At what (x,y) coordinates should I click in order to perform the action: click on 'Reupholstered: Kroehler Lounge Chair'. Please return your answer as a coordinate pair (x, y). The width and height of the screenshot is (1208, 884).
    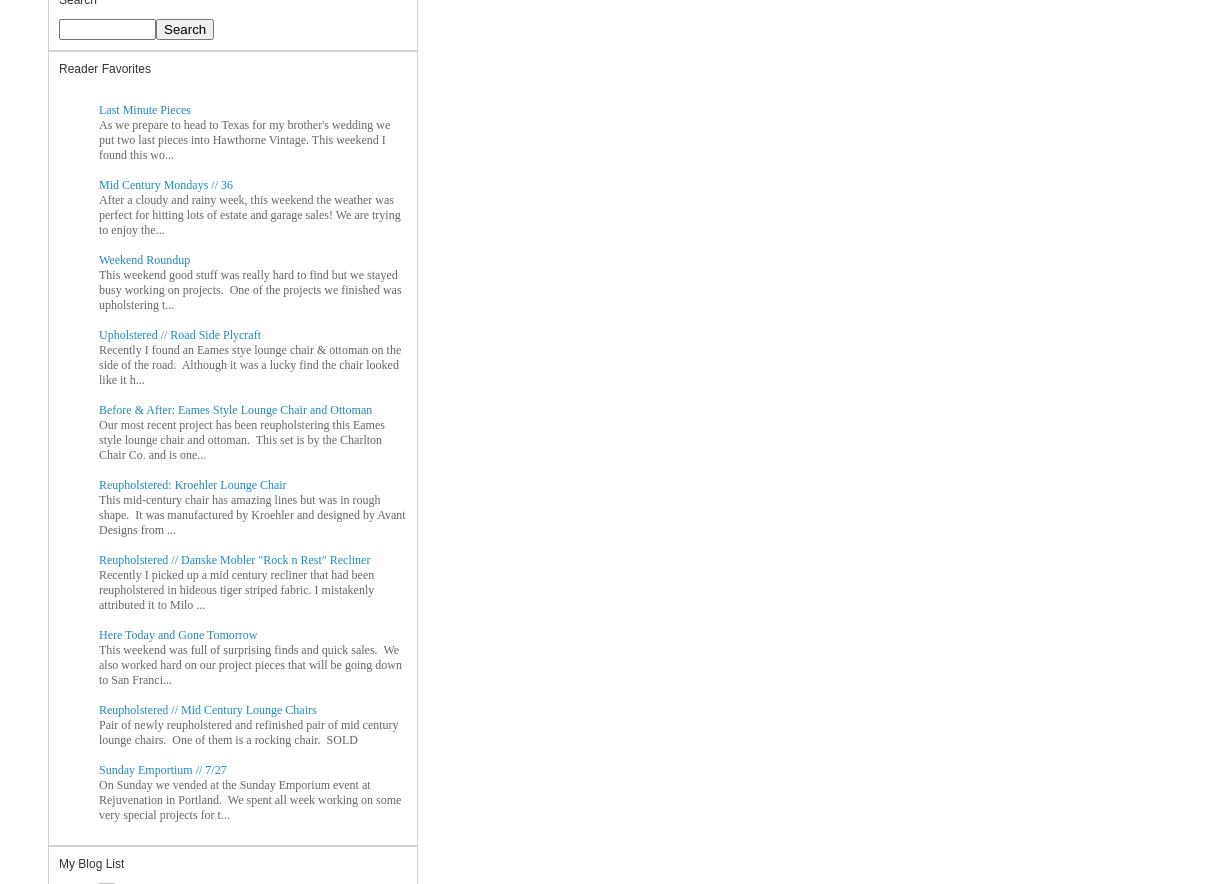
    Looking at the image, I should click on (192, 482).